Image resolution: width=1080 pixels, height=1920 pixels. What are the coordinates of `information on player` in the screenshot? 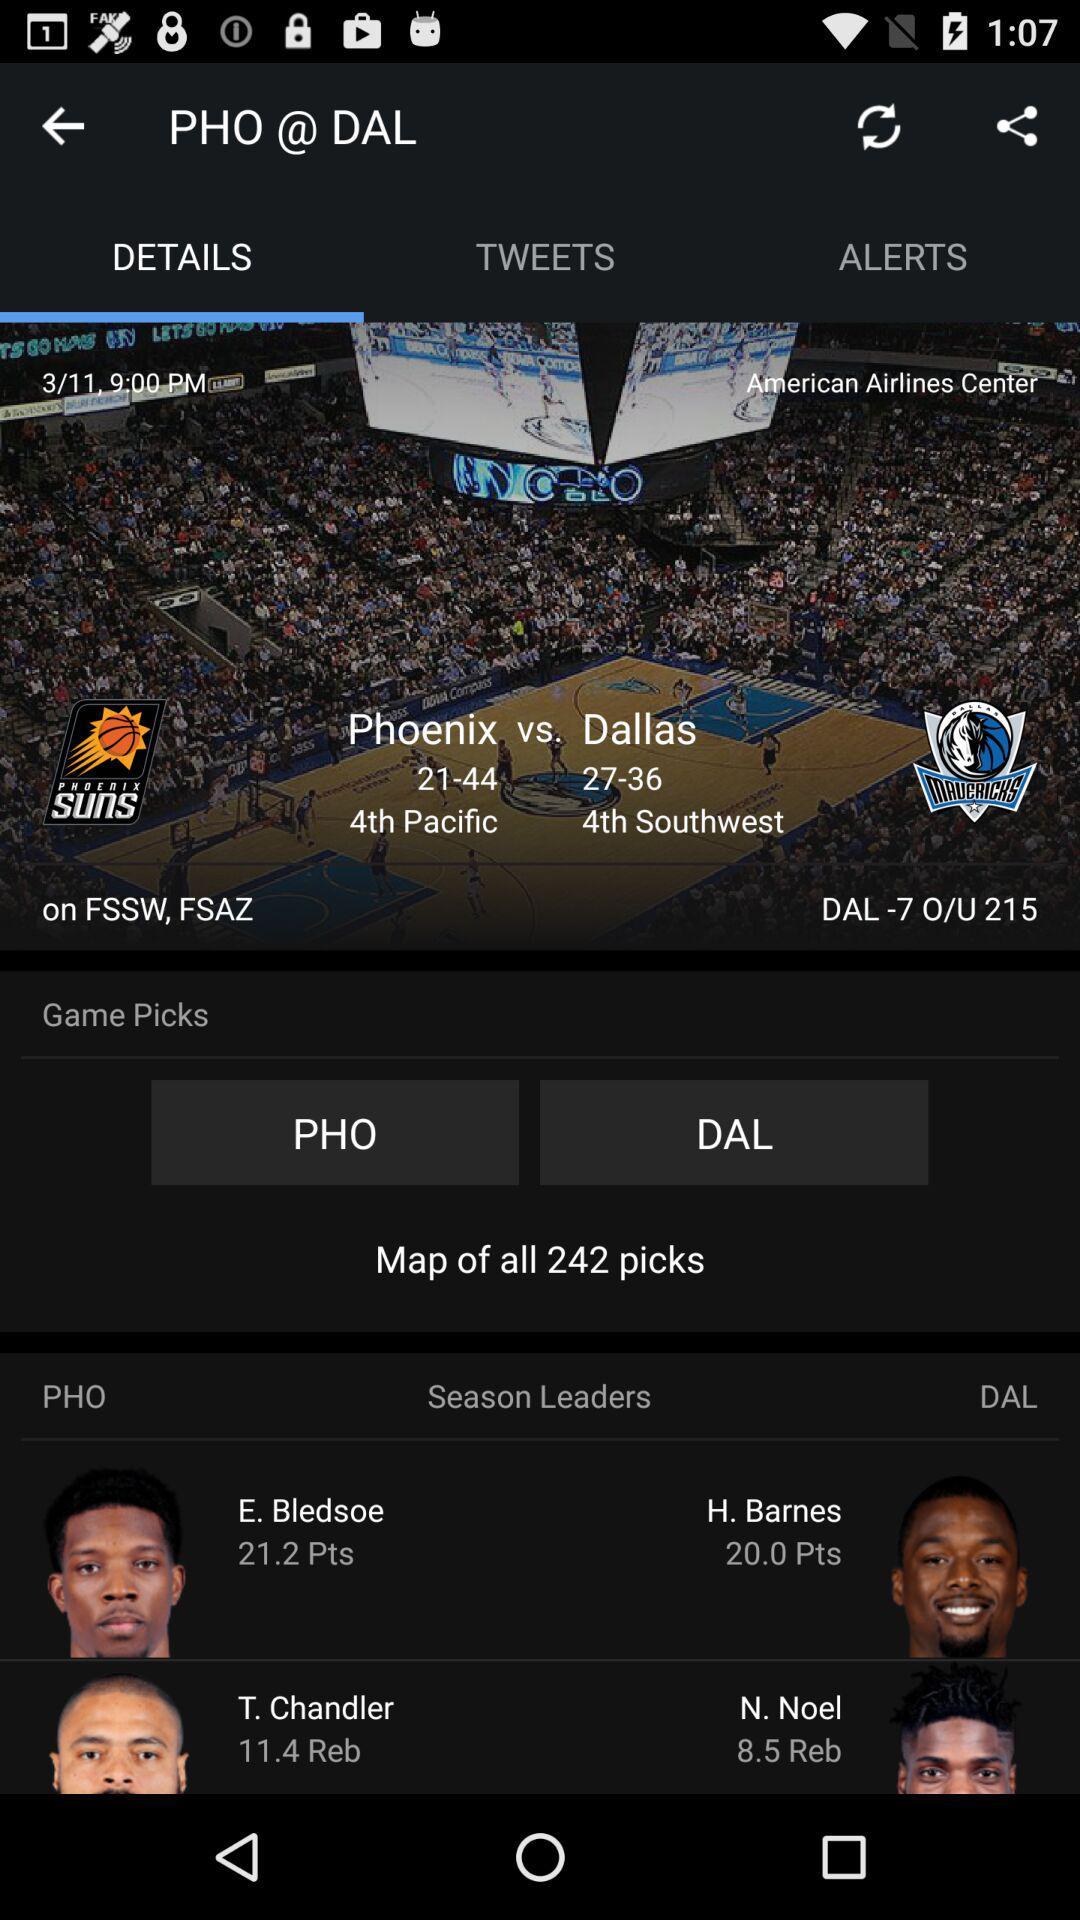 It's located at (156, 1725).